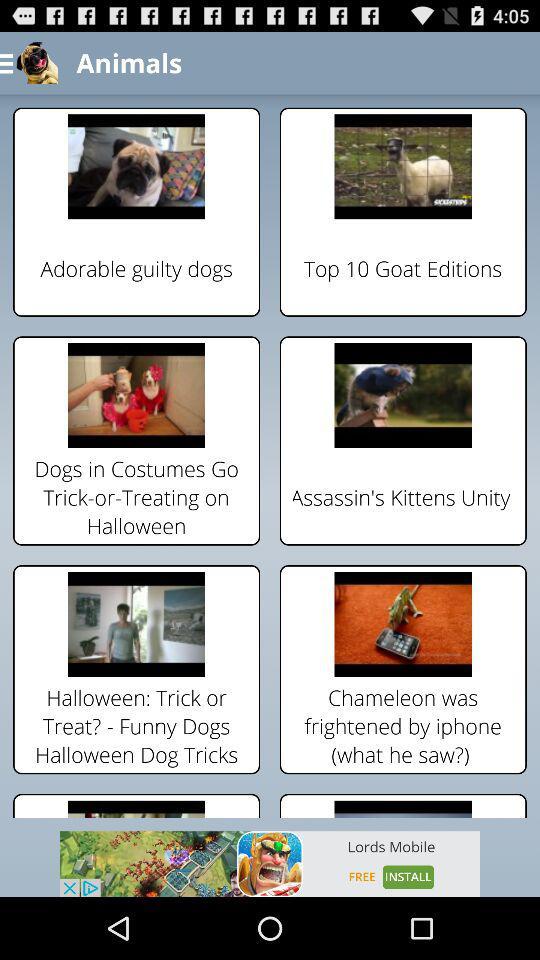 This screenshot has width=540, height=960. What do you see at coordinates (270, 863) in the screenshot?
I see `advertisement` at bounding box center [270, 863].